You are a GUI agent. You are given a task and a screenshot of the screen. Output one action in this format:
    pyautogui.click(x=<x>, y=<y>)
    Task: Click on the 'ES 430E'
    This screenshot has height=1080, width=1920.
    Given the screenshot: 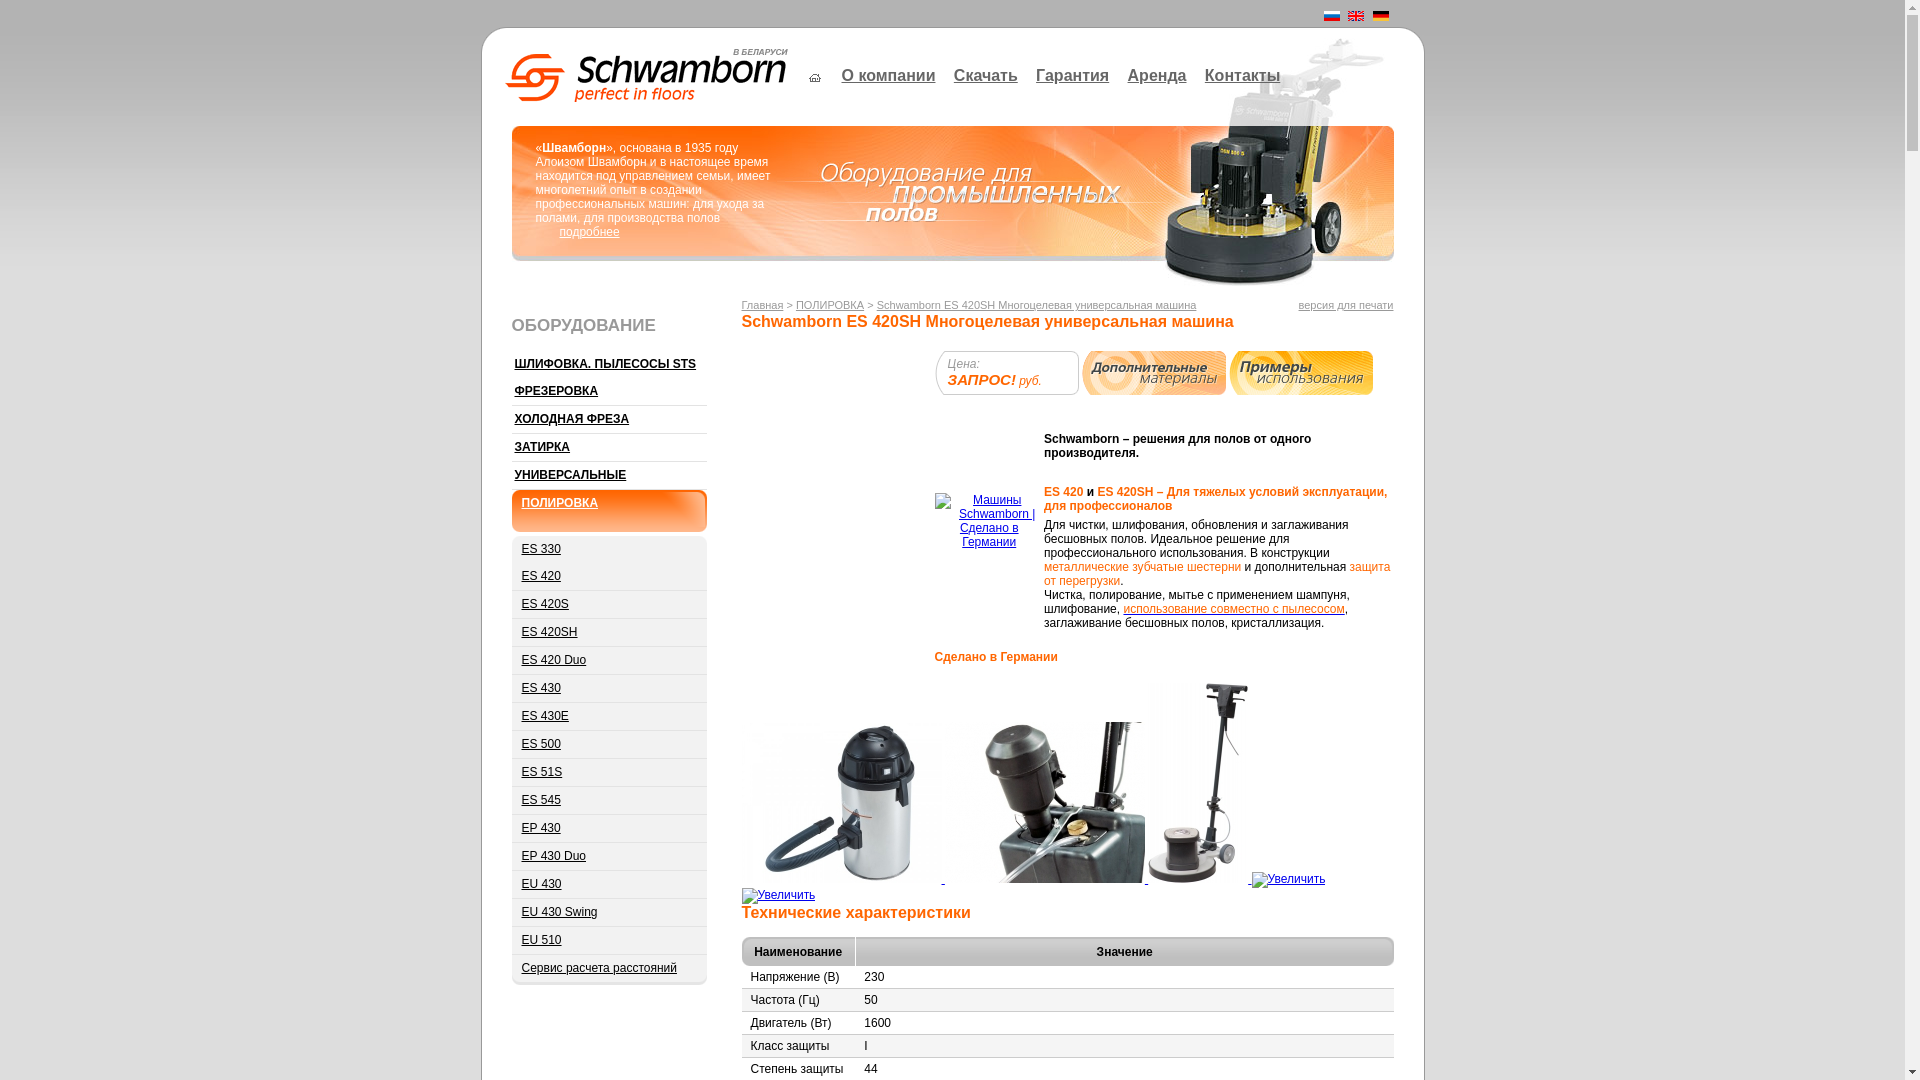 What is the action you would take?
    pyautogui.click(x=608, y=716)
    